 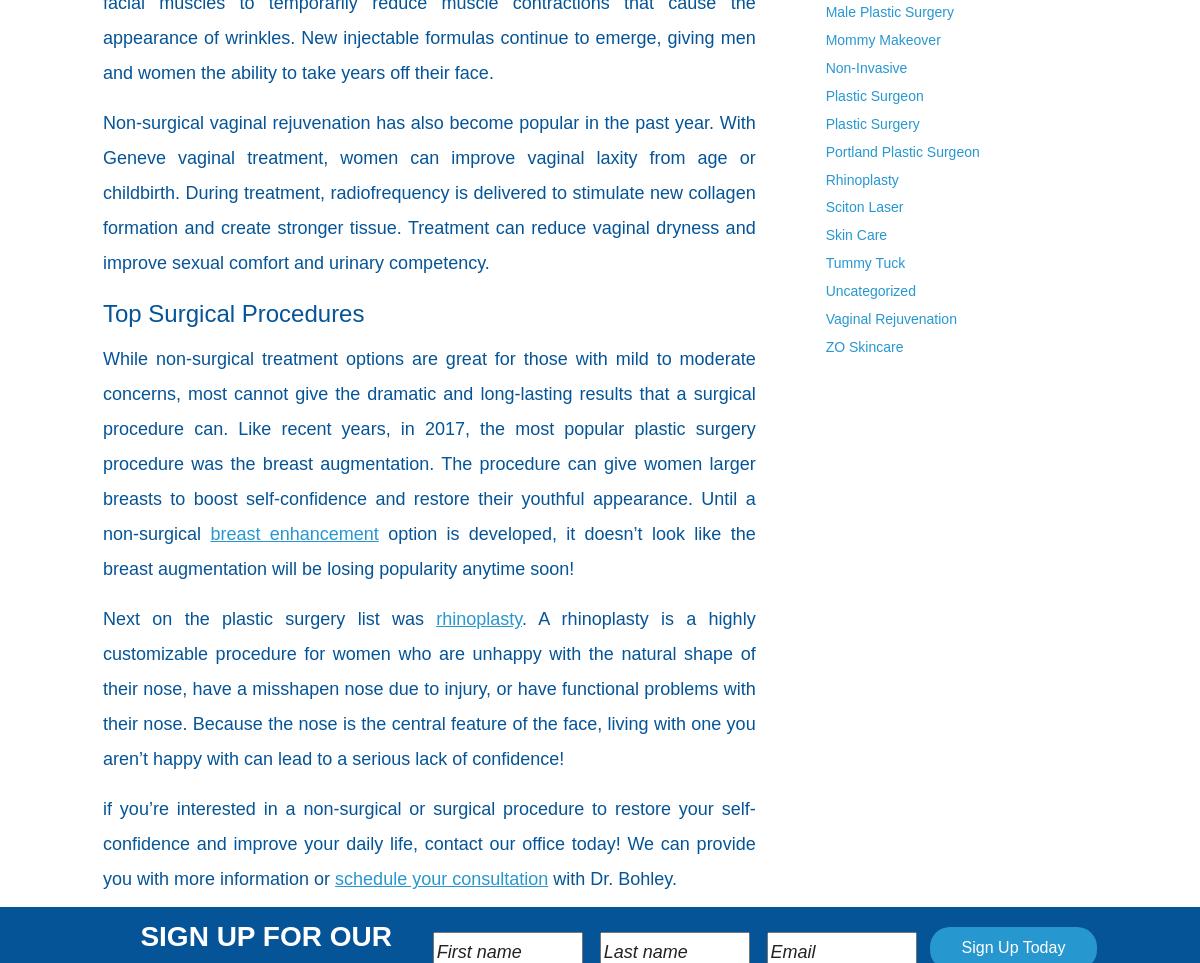 I want to click on 'Portland Plastic Surgeon', so click(x=902, y=150).